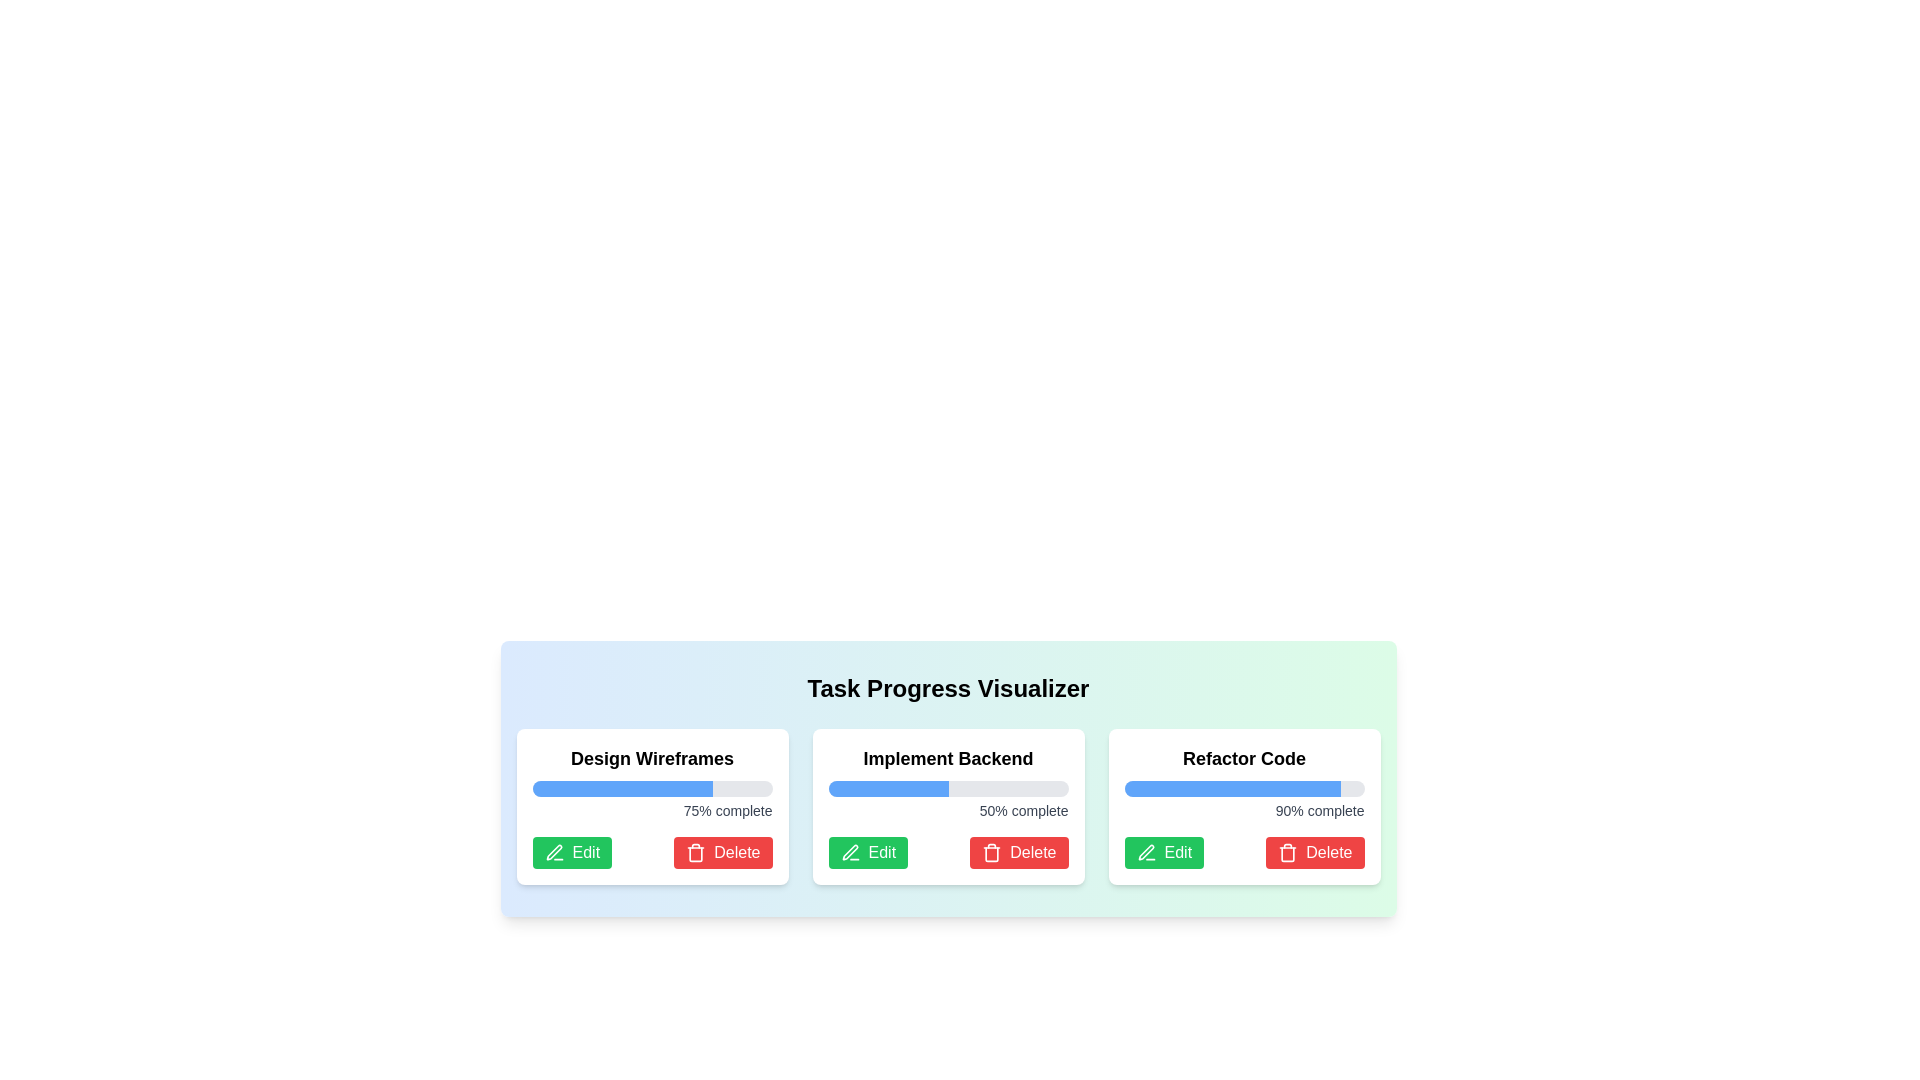 This screenshot has width=1920, height=1080. I want to click on the edit icon located inside the green 'Edit' button below the progress bar labeled 'Design Wireframes' in the leftmost card to initiate the edit action, so click(554, 852).